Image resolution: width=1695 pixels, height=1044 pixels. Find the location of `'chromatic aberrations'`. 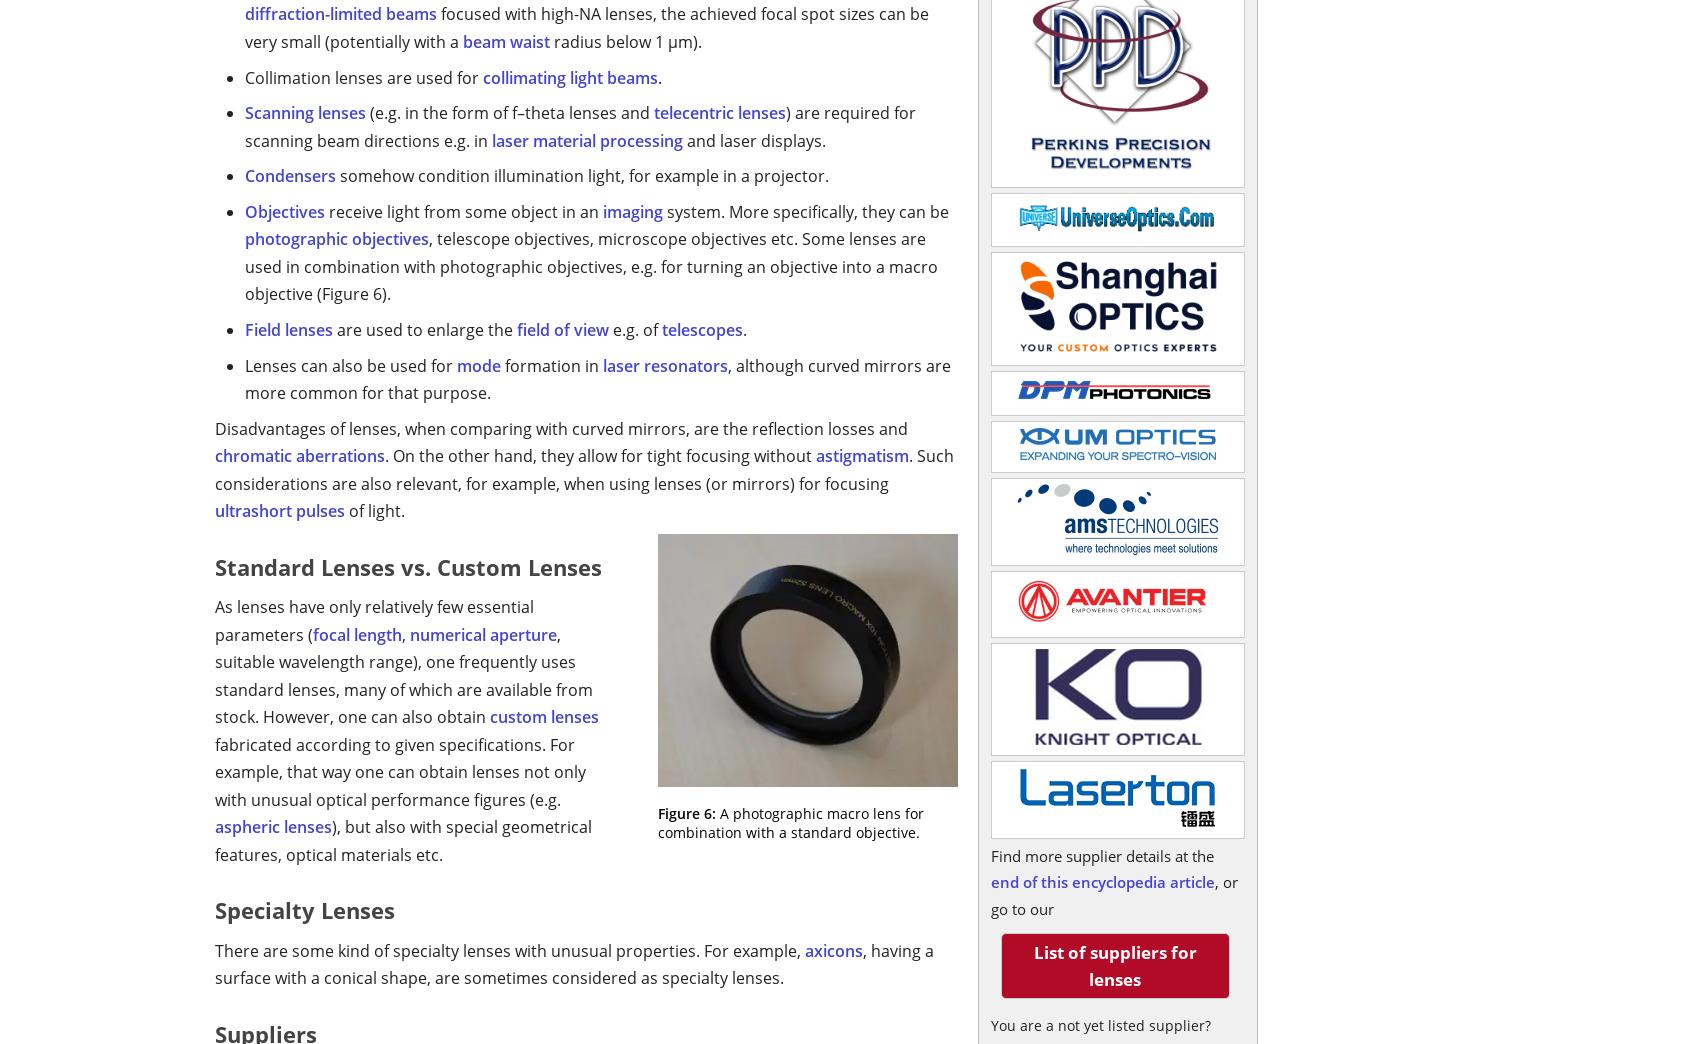

'chromatic aberrations' is located at coordinates (300, 455).